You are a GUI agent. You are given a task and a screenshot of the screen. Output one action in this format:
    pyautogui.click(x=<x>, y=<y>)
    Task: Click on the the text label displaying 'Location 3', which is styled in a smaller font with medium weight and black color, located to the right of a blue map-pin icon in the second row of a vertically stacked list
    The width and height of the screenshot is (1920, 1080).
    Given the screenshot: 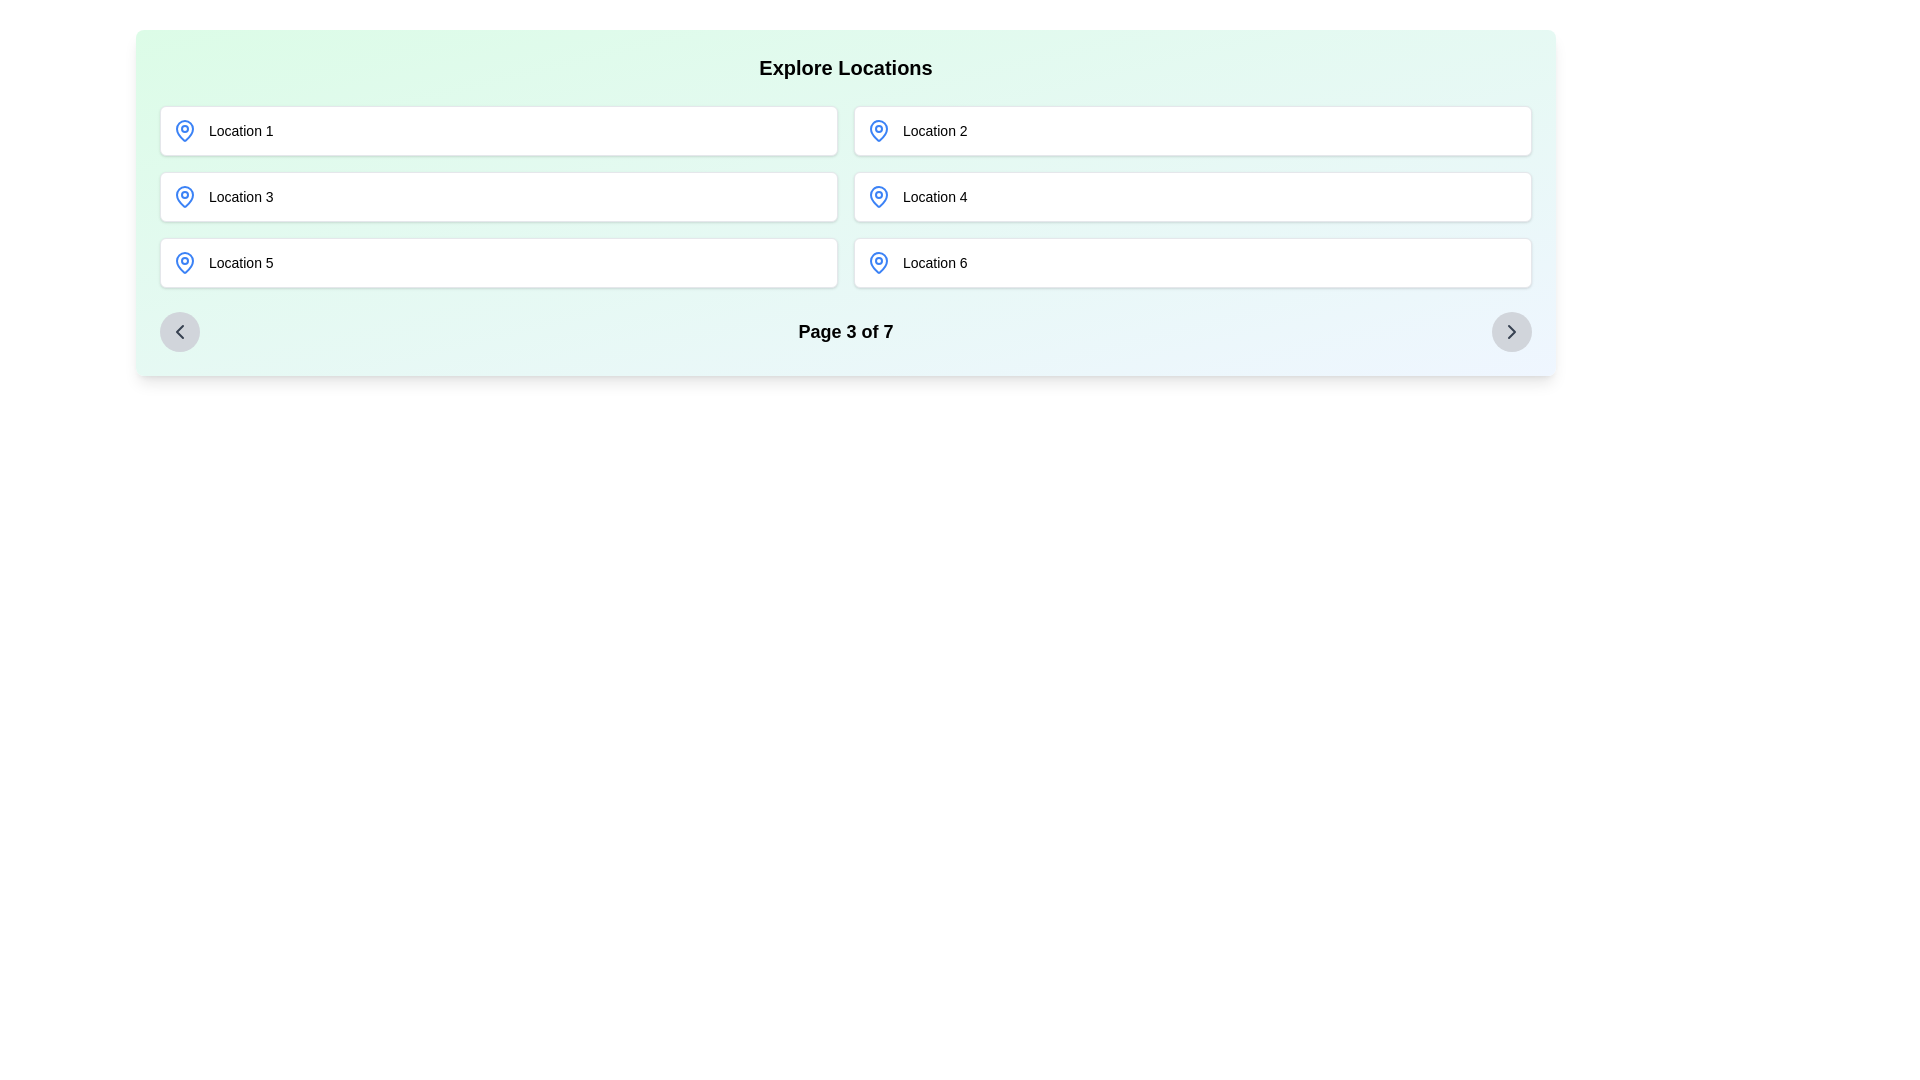 What is the action you would take?
    pyautogui.click(x=240, y=196)
    